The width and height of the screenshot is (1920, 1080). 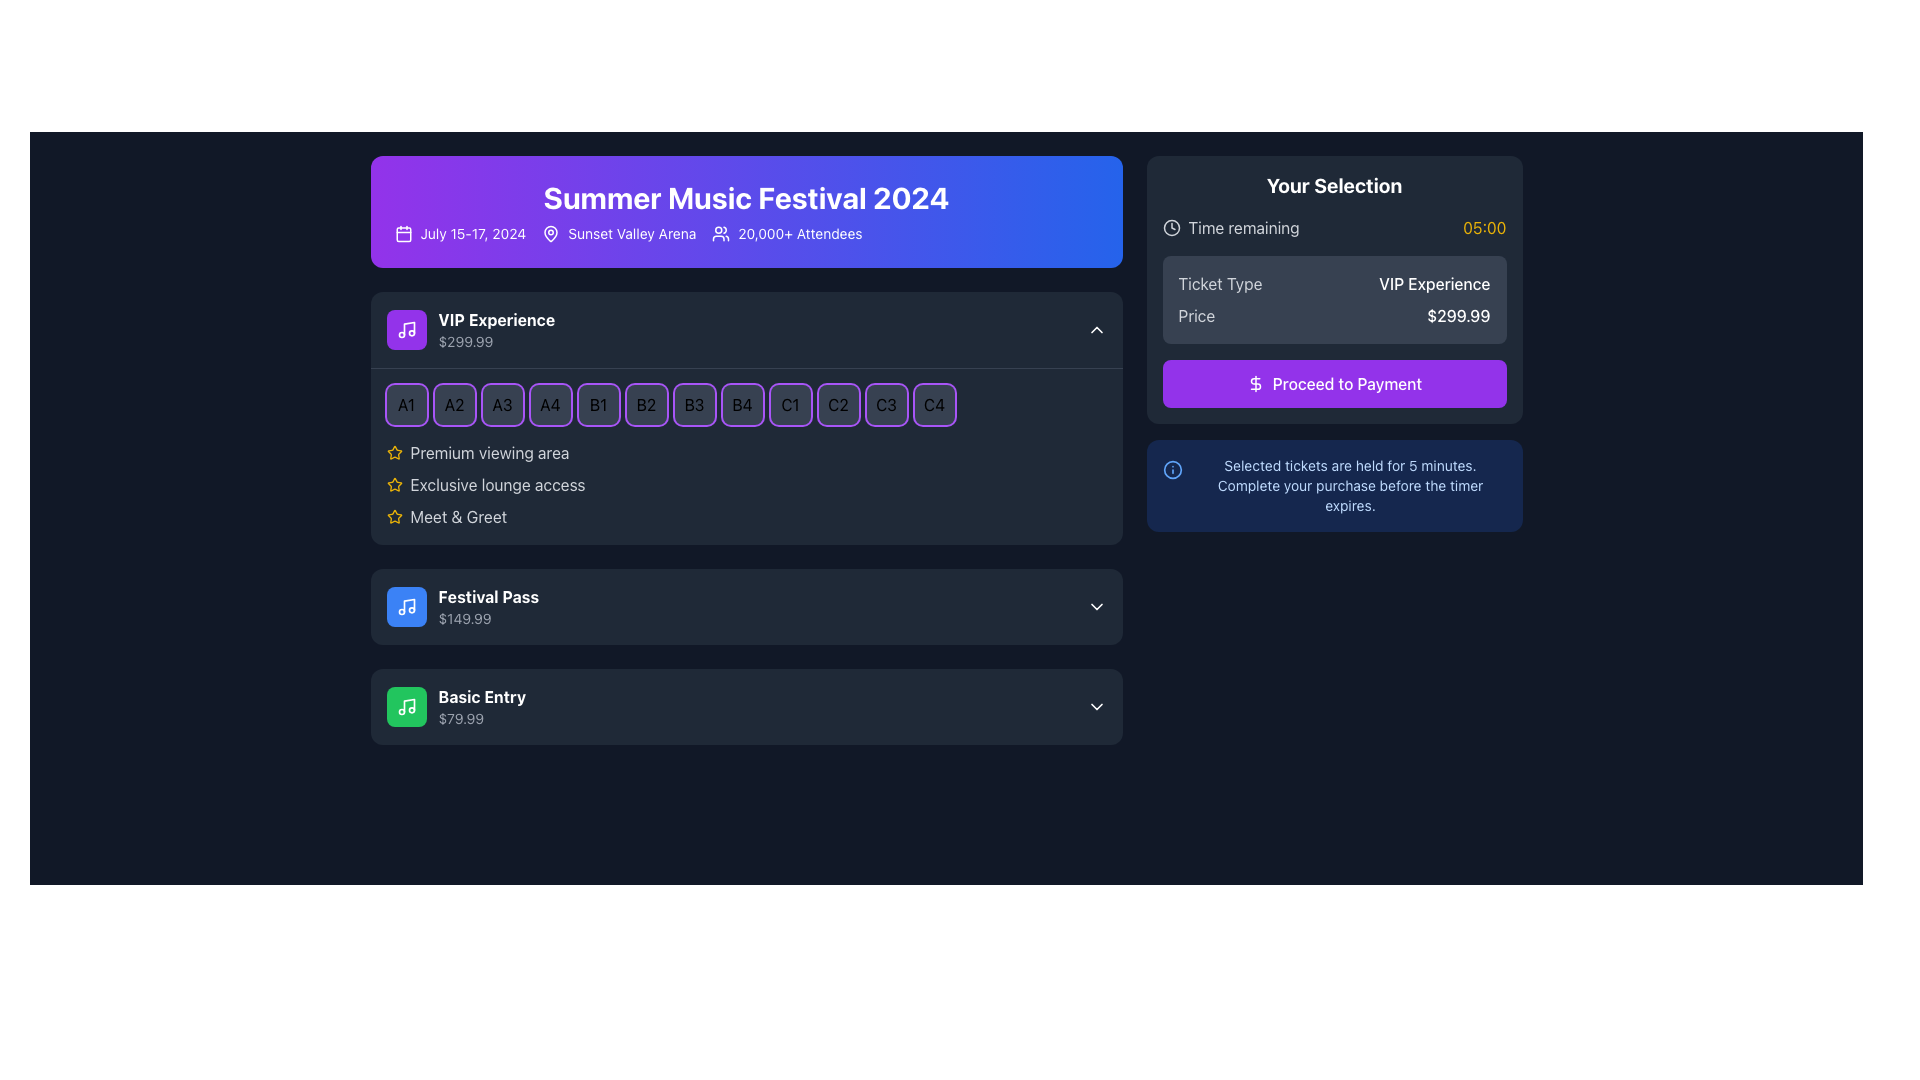 What do you see at coordinates (405, 405) in the screenshot?
I see `the button labeled 'A1', which is a rectangular button with a dark gray background and white centered text, located at the top left corner of the grid` at bounding box center [405, 405].